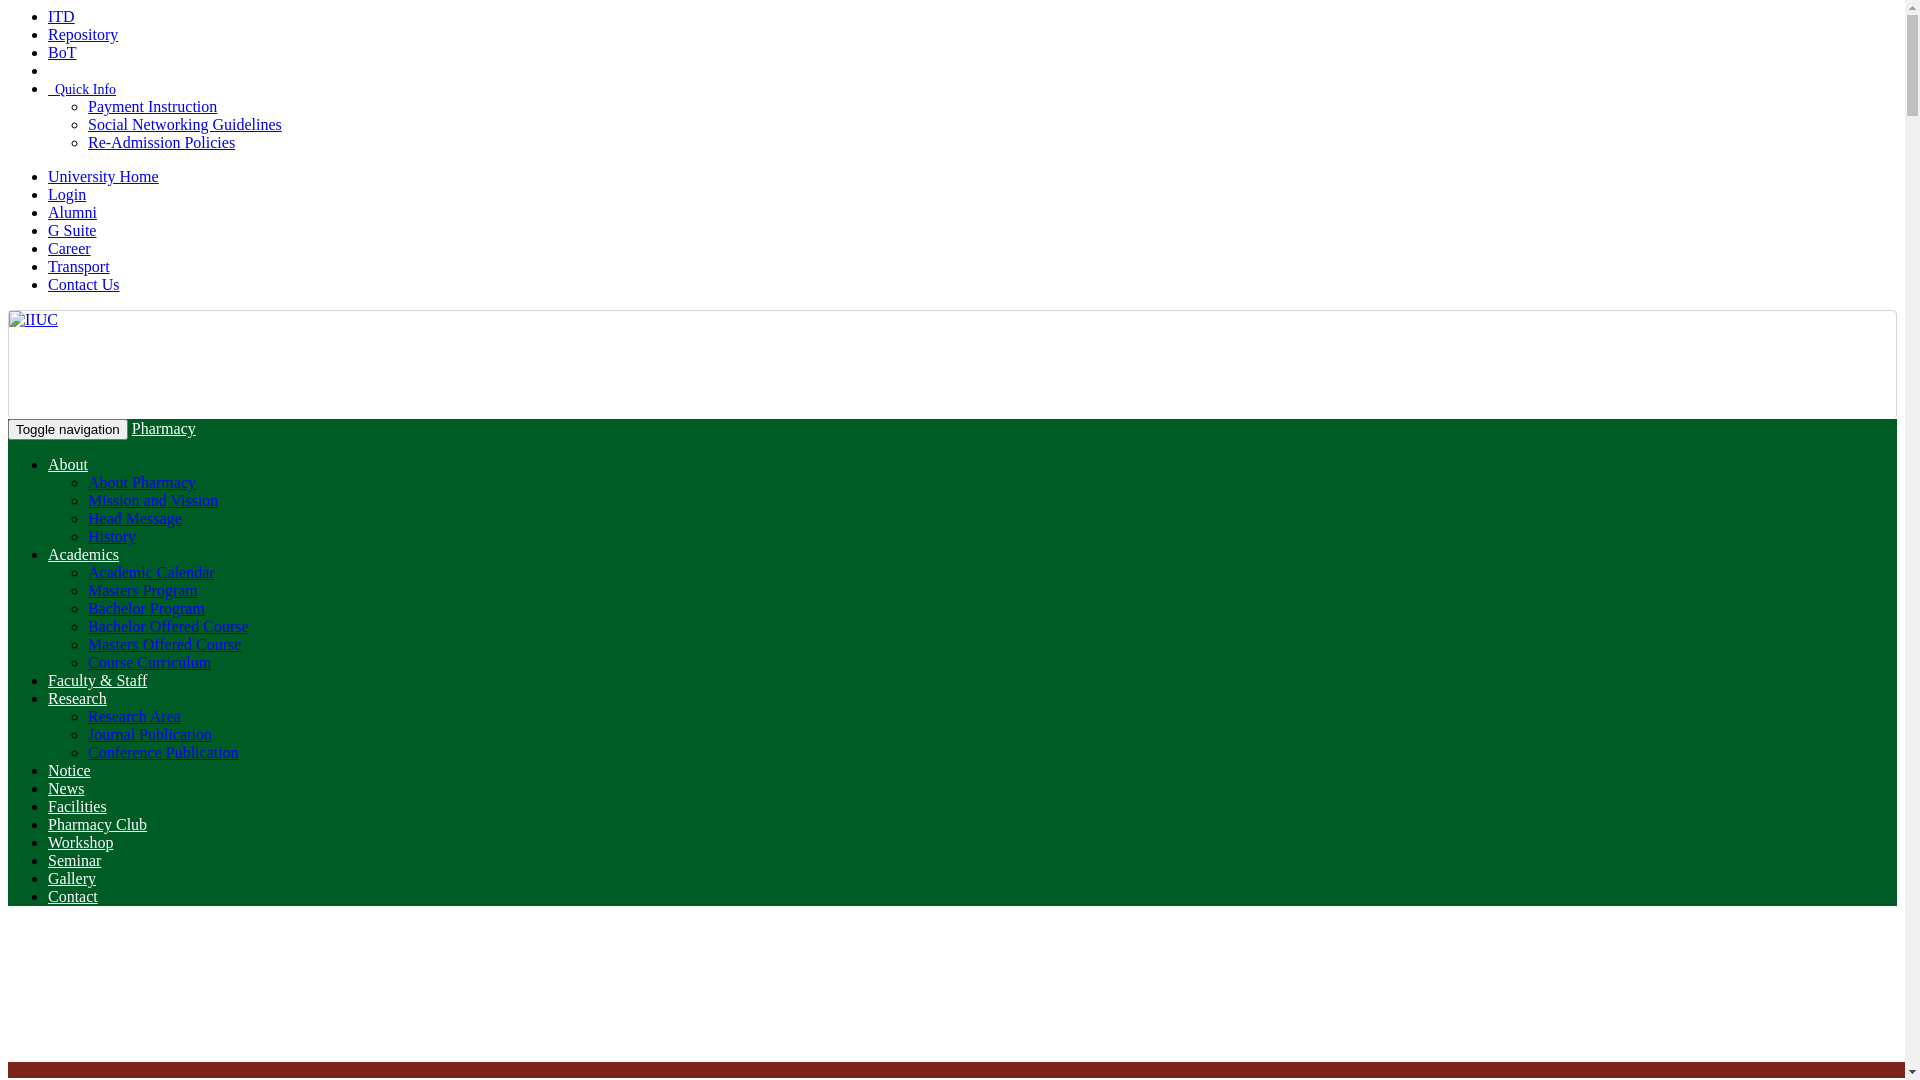  What do you see at coordinates (82, 284) in the screenshot?
I see `'Contact Us'` at bounding box center [82, 284].